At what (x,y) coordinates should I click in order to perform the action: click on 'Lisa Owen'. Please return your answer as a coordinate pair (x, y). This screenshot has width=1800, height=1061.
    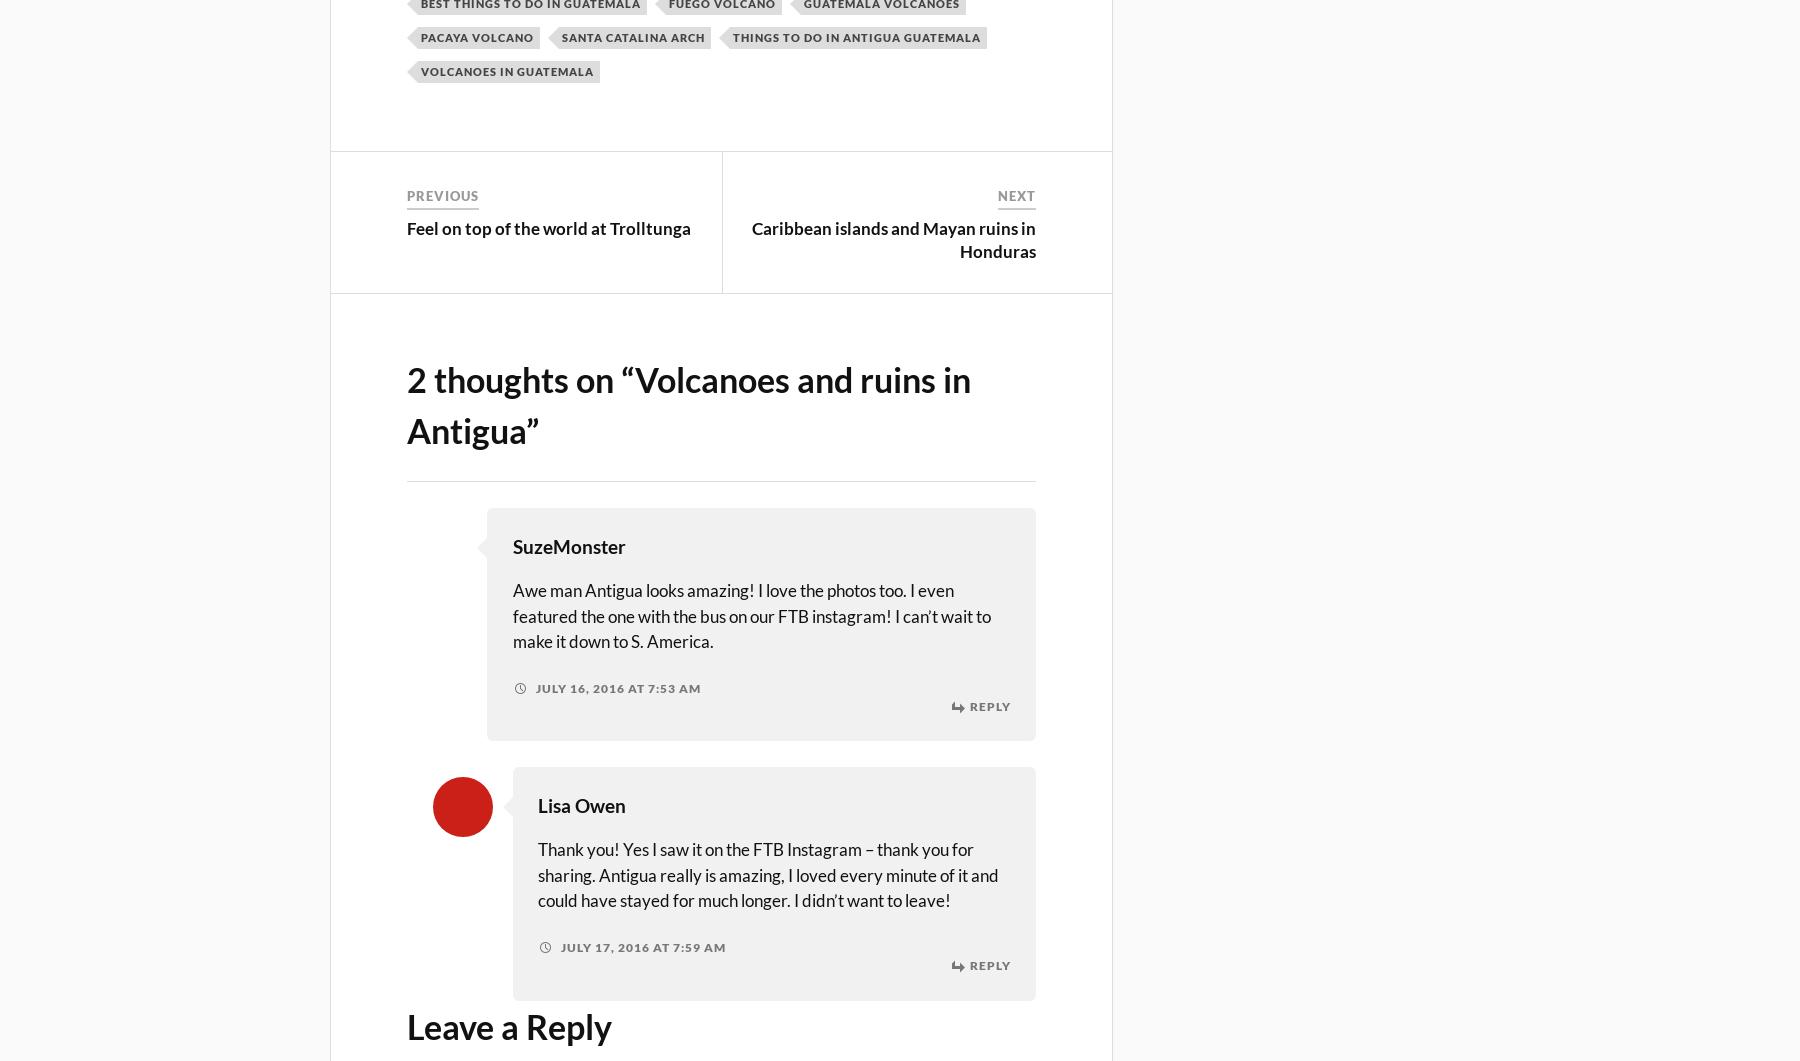
    Looking at the image, I should click on (581, 806).